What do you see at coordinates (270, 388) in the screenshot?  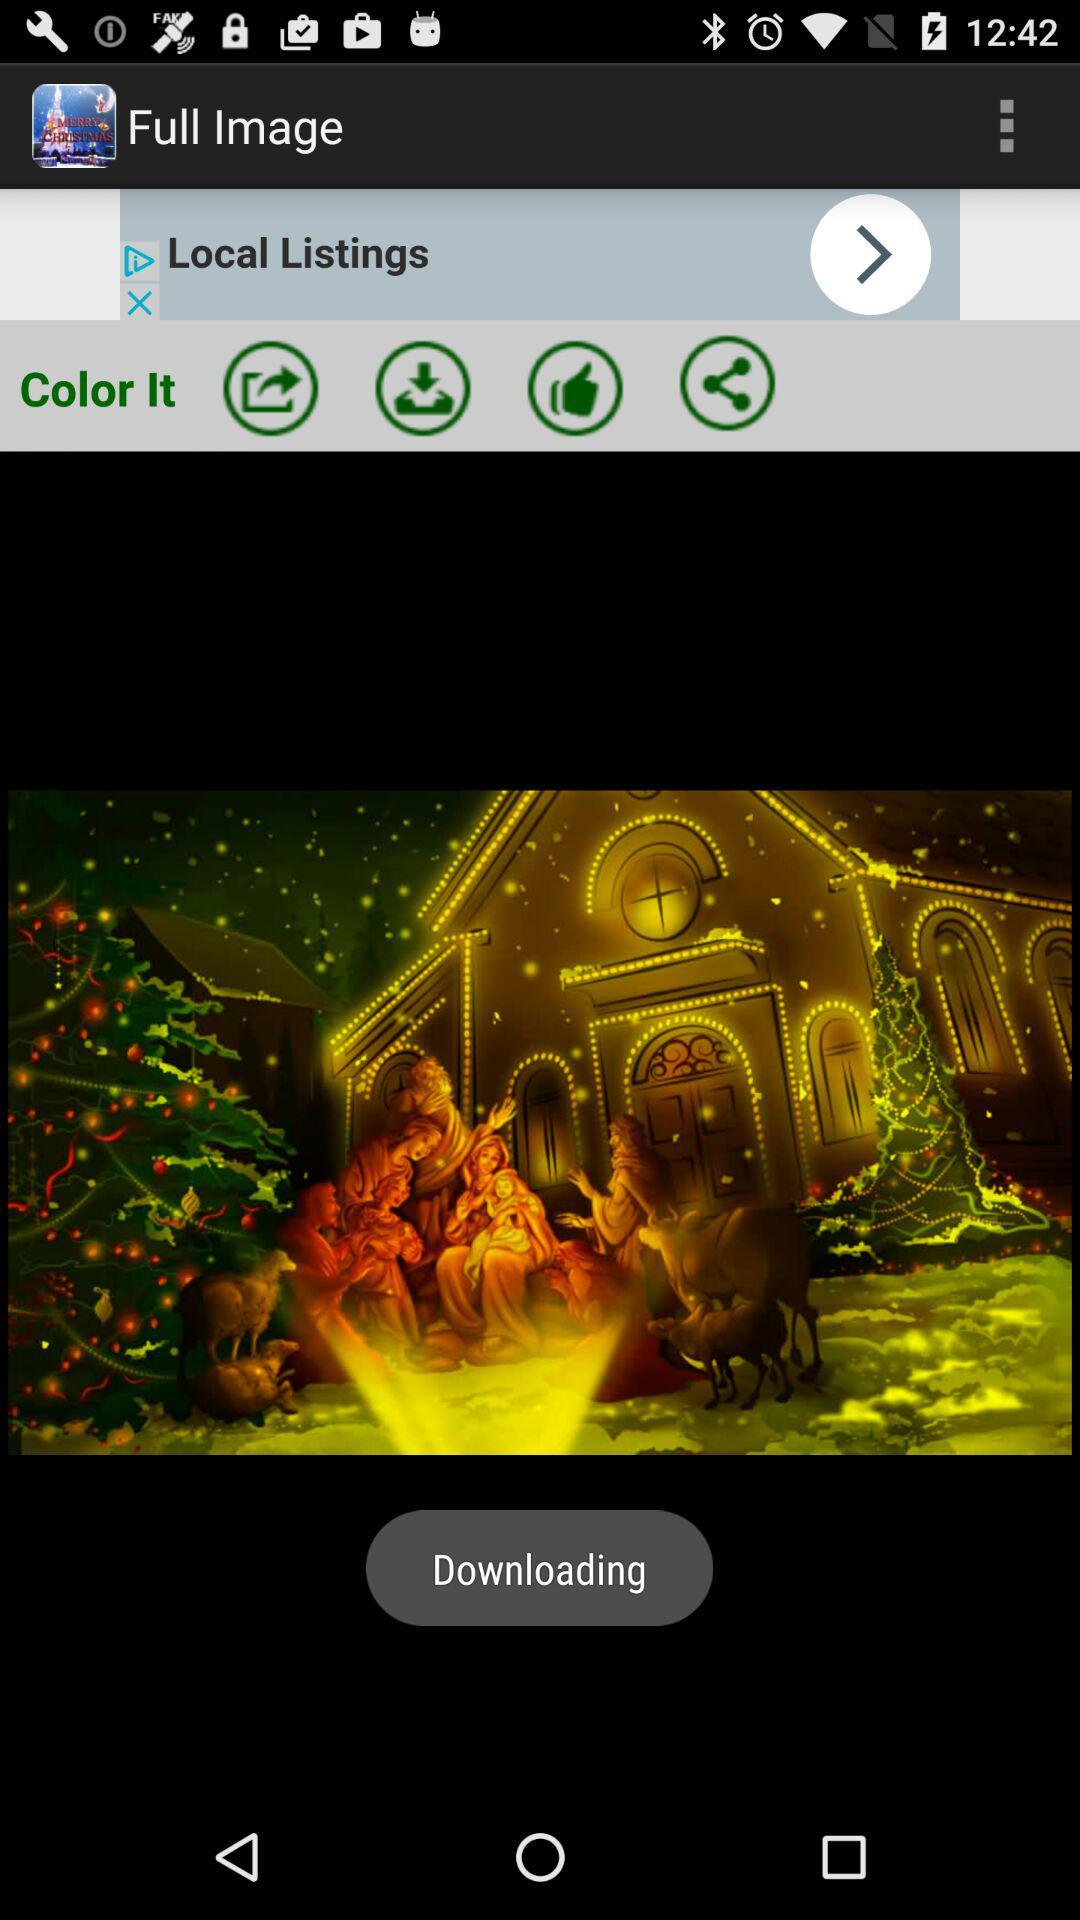 I see `new` at bounding box center [270, 388].